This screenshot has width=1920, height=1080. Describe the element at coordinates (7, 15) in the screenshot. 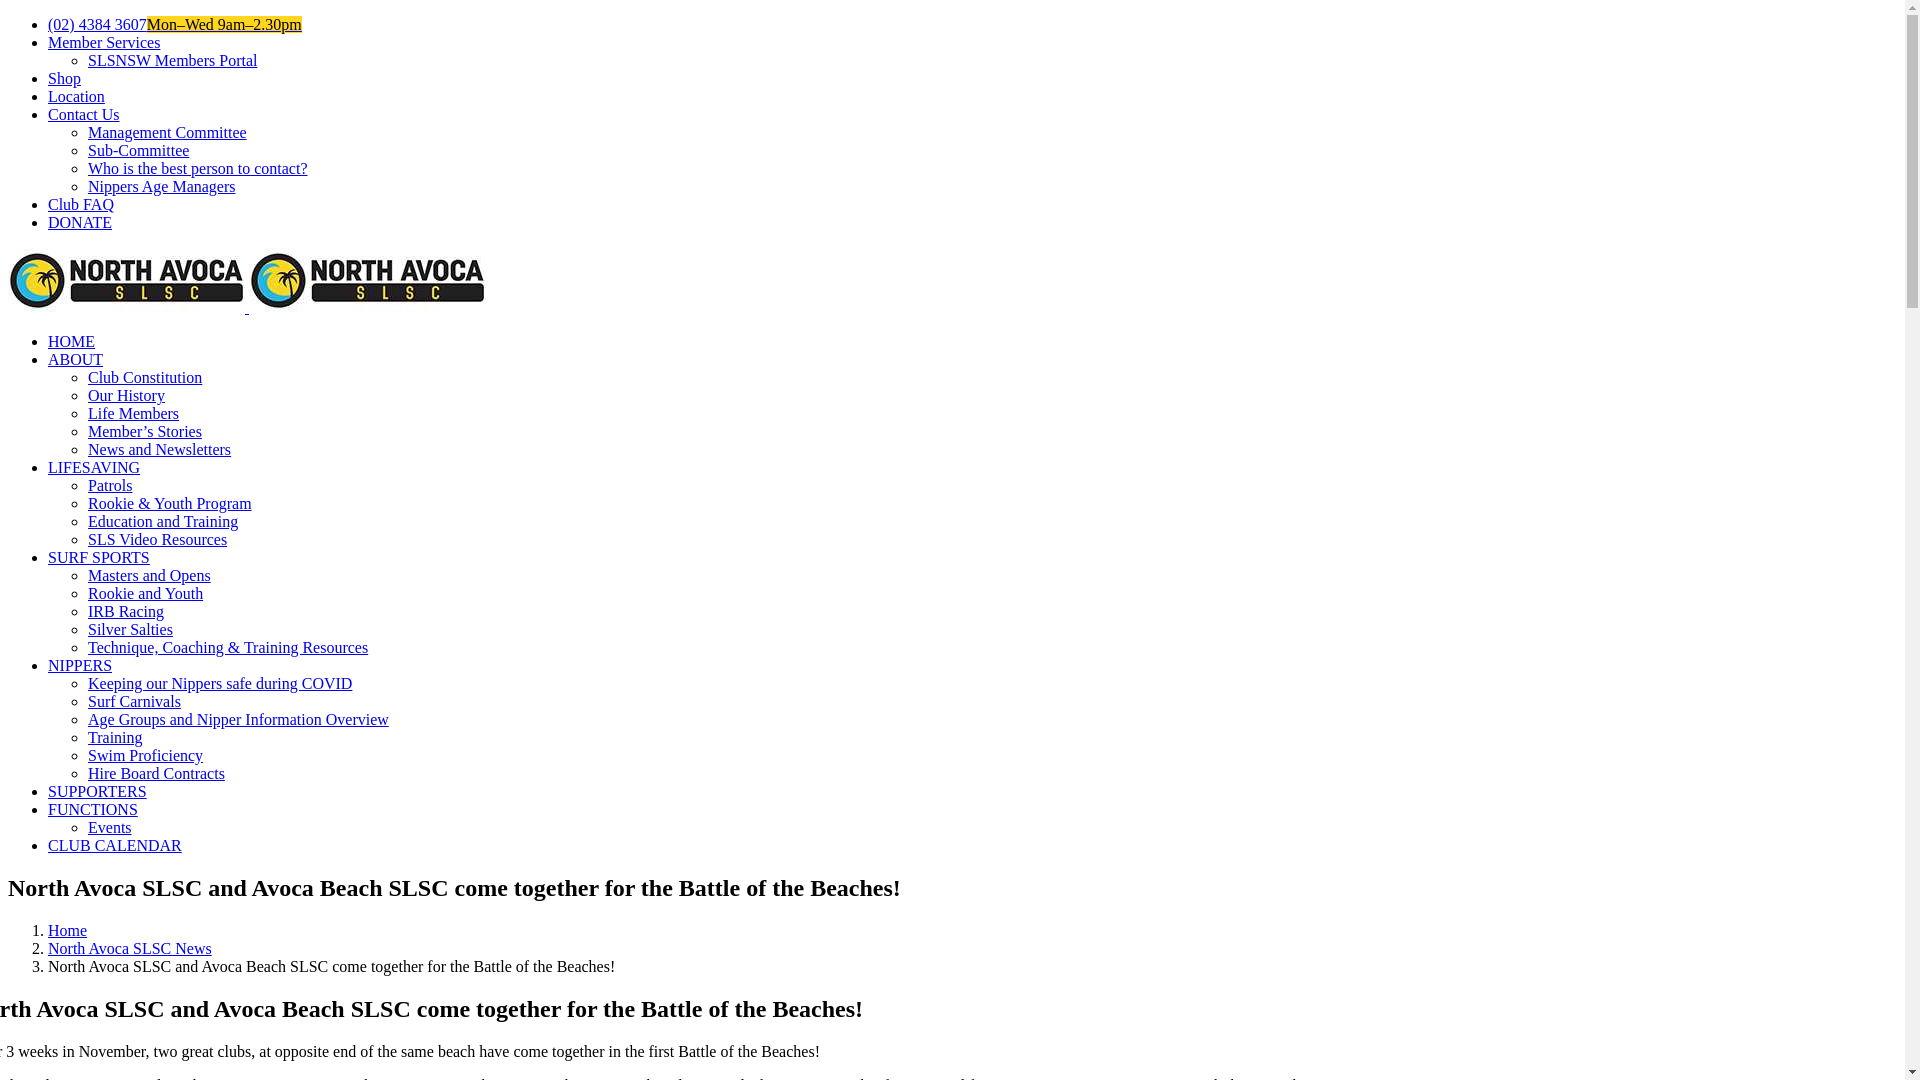

I see `'Skip to content'` at that location.